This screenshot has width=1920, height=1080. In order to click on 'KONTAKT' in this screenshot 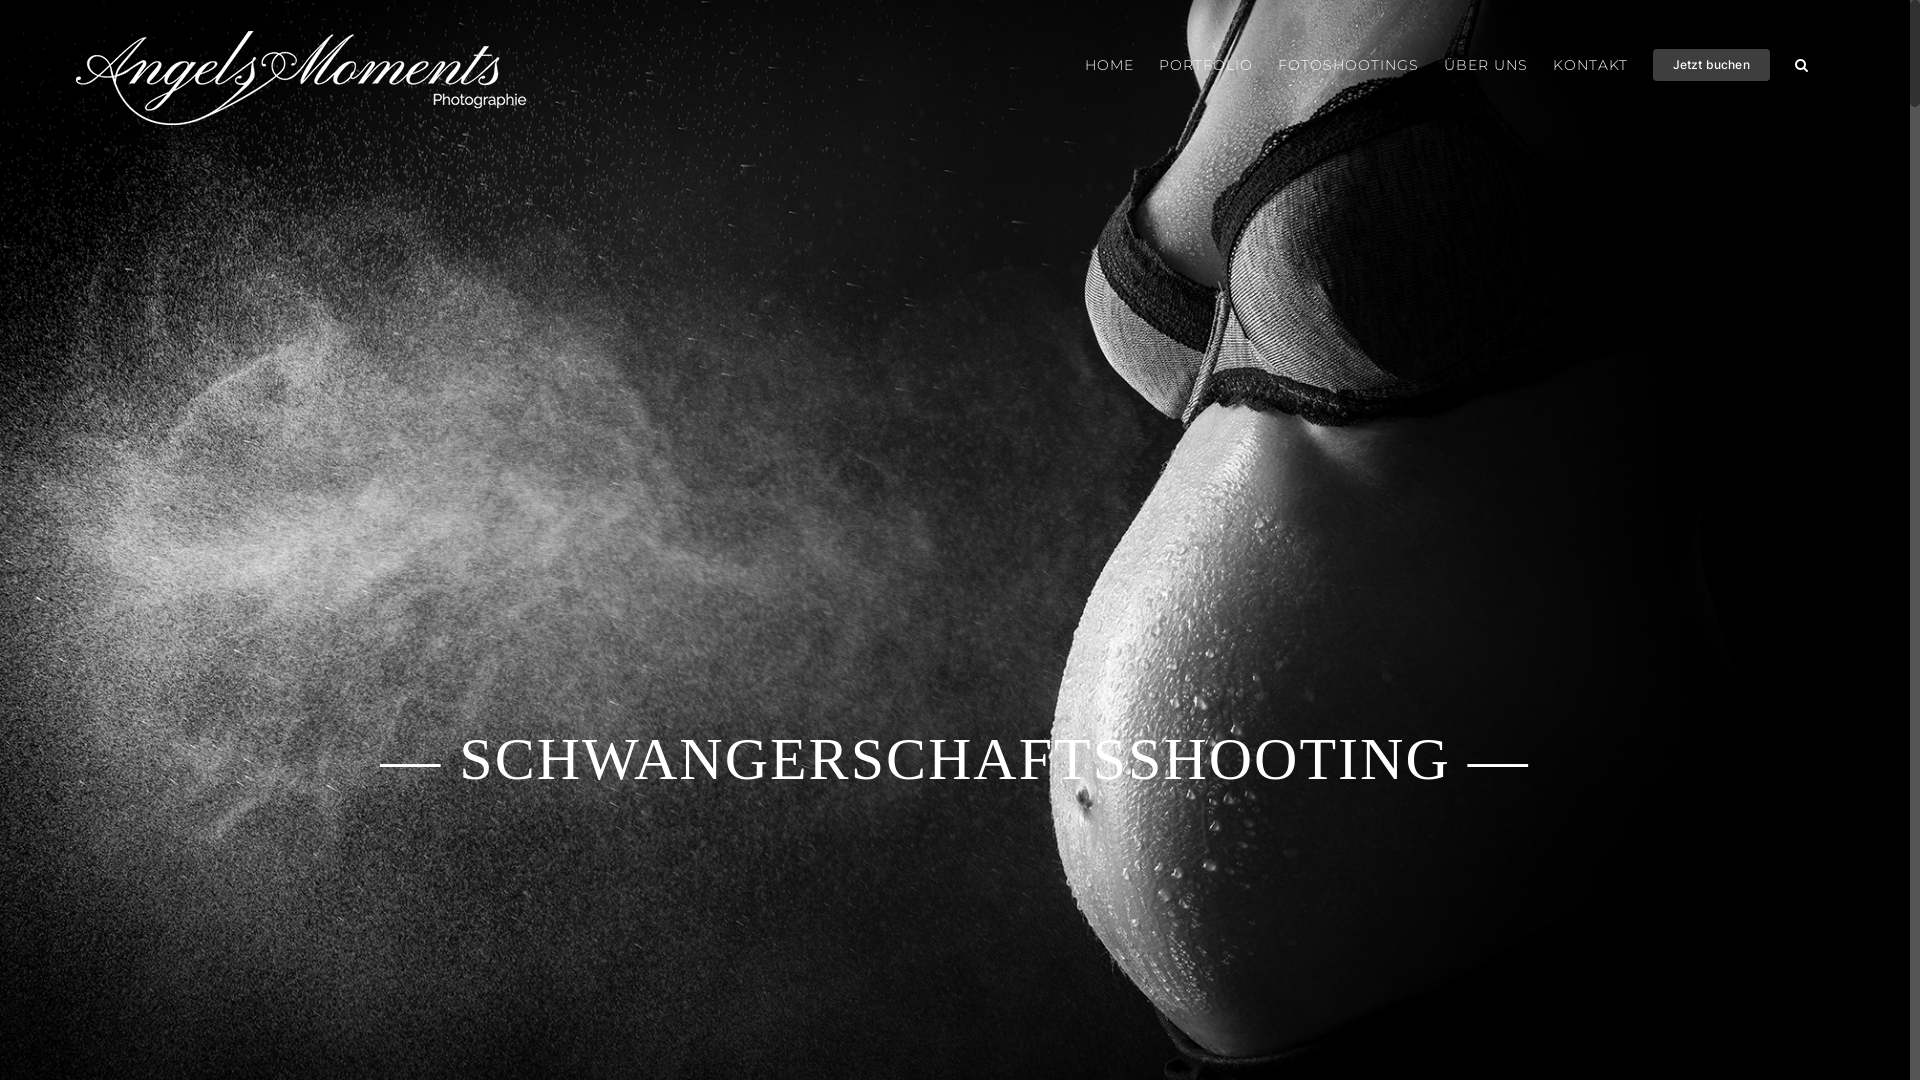, I will do `click(1552, 64)`.